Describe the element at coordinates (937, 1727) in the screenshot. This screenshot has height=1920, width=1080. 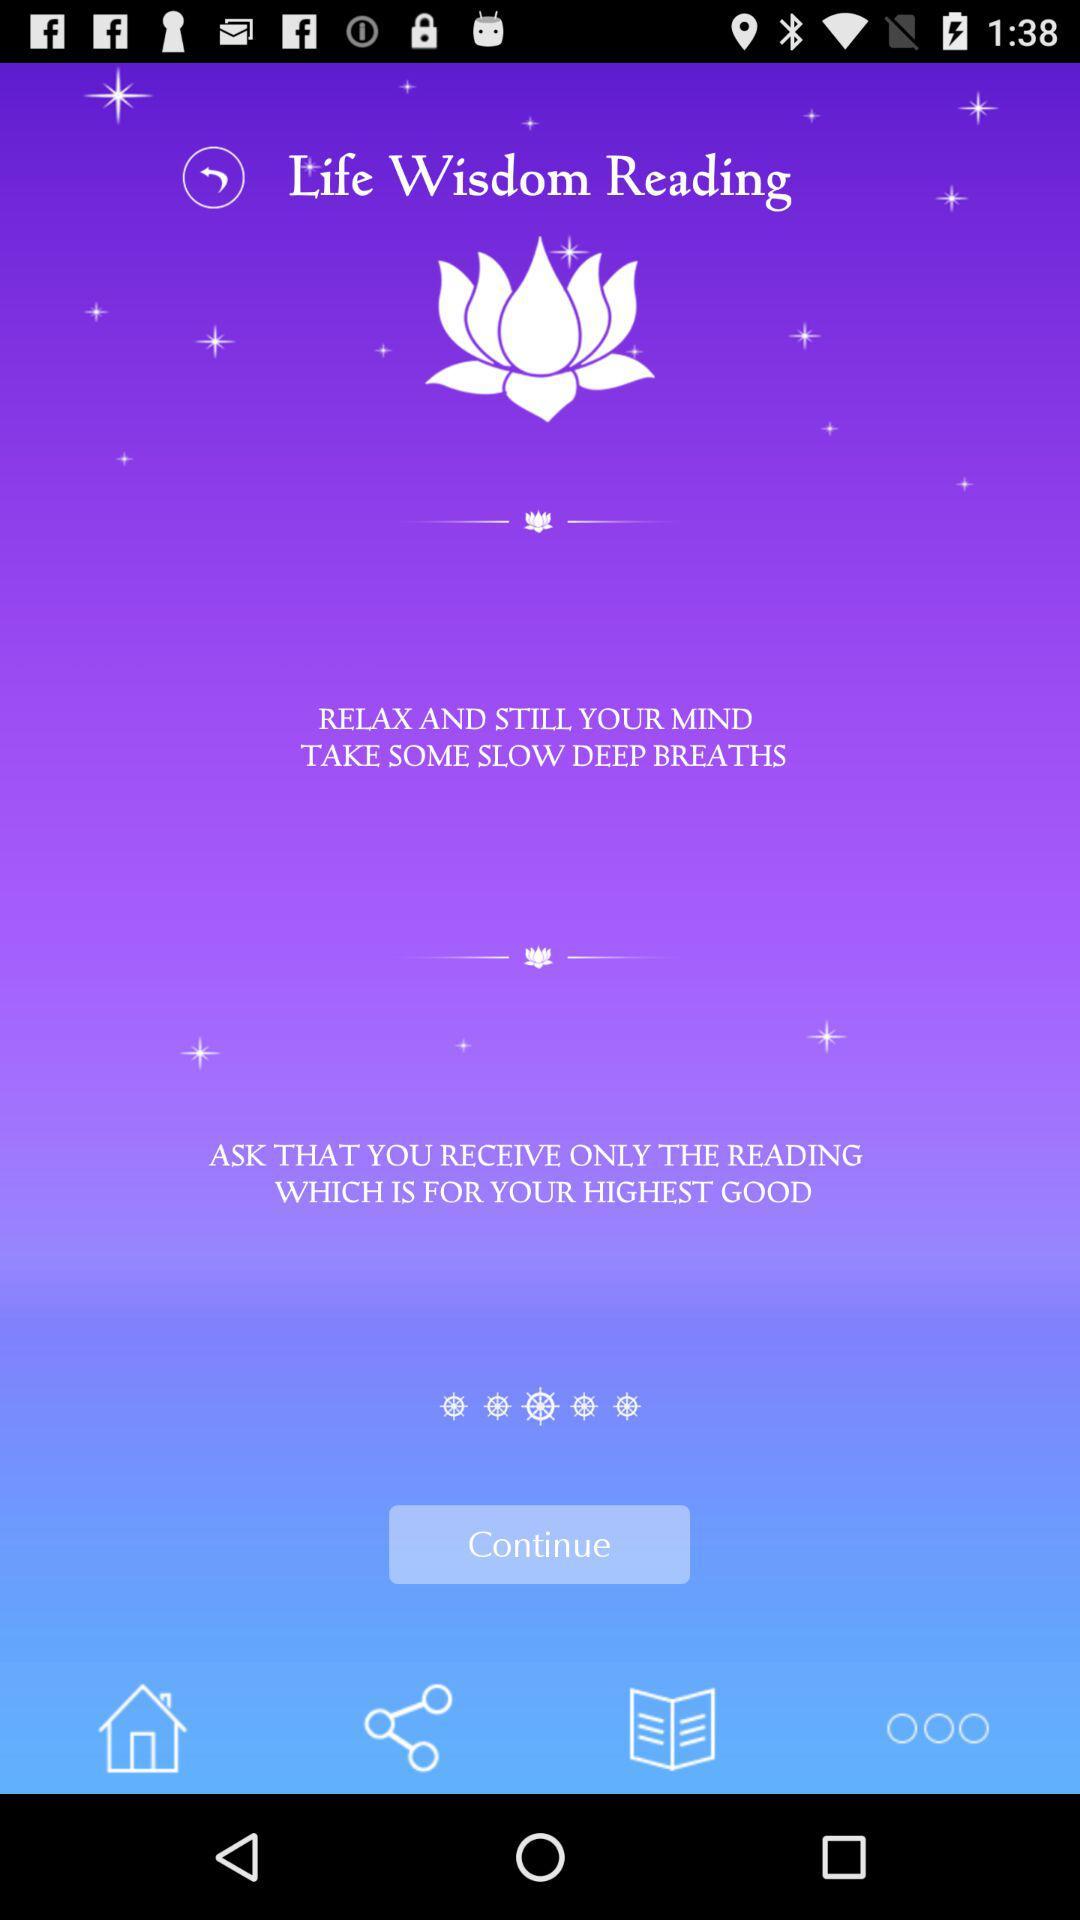
I see `main menu` at that location.